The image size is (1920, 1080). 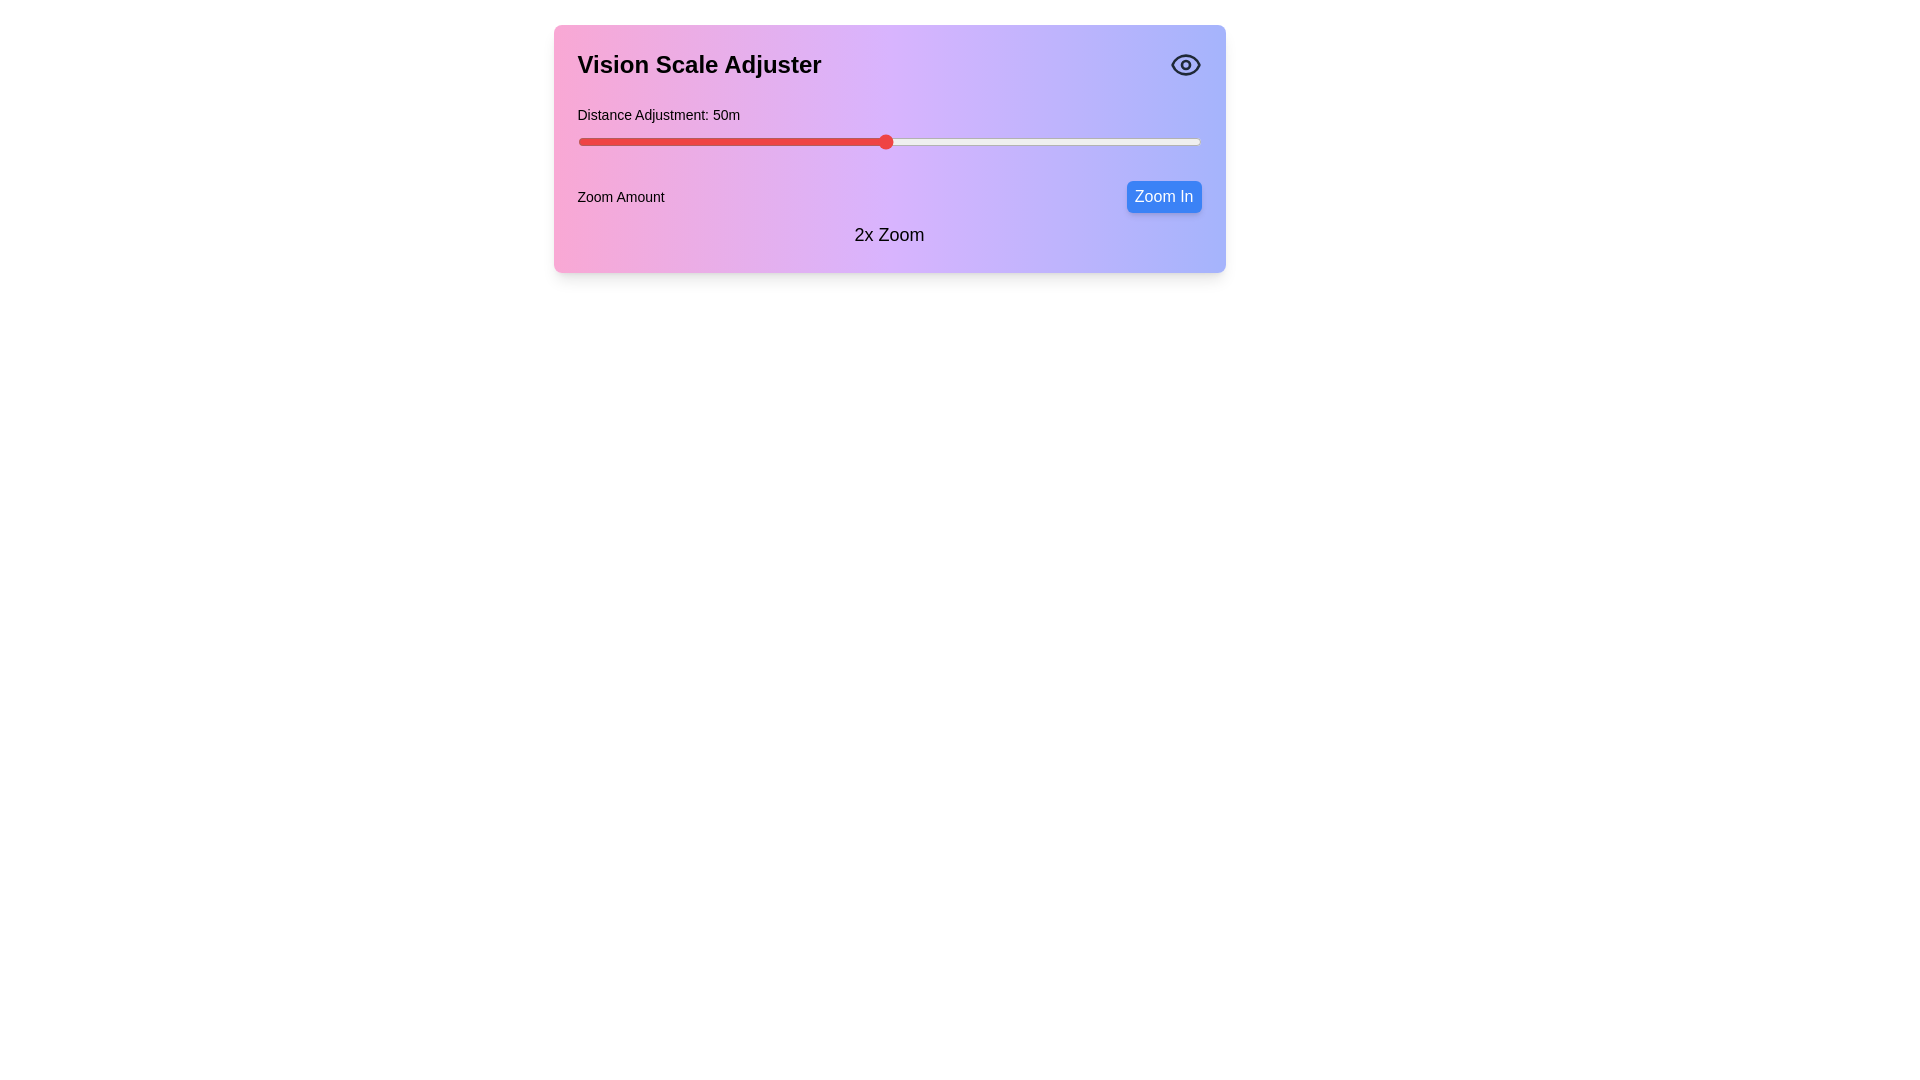 I want to click on text label '2x Zoom' located in the lower portion of the gradient-colored modal, beneath the 'Zoom Amount' label and adjacent to the 'Zoom In' button, to understand the current zoom level, so click(x=888, y=234).